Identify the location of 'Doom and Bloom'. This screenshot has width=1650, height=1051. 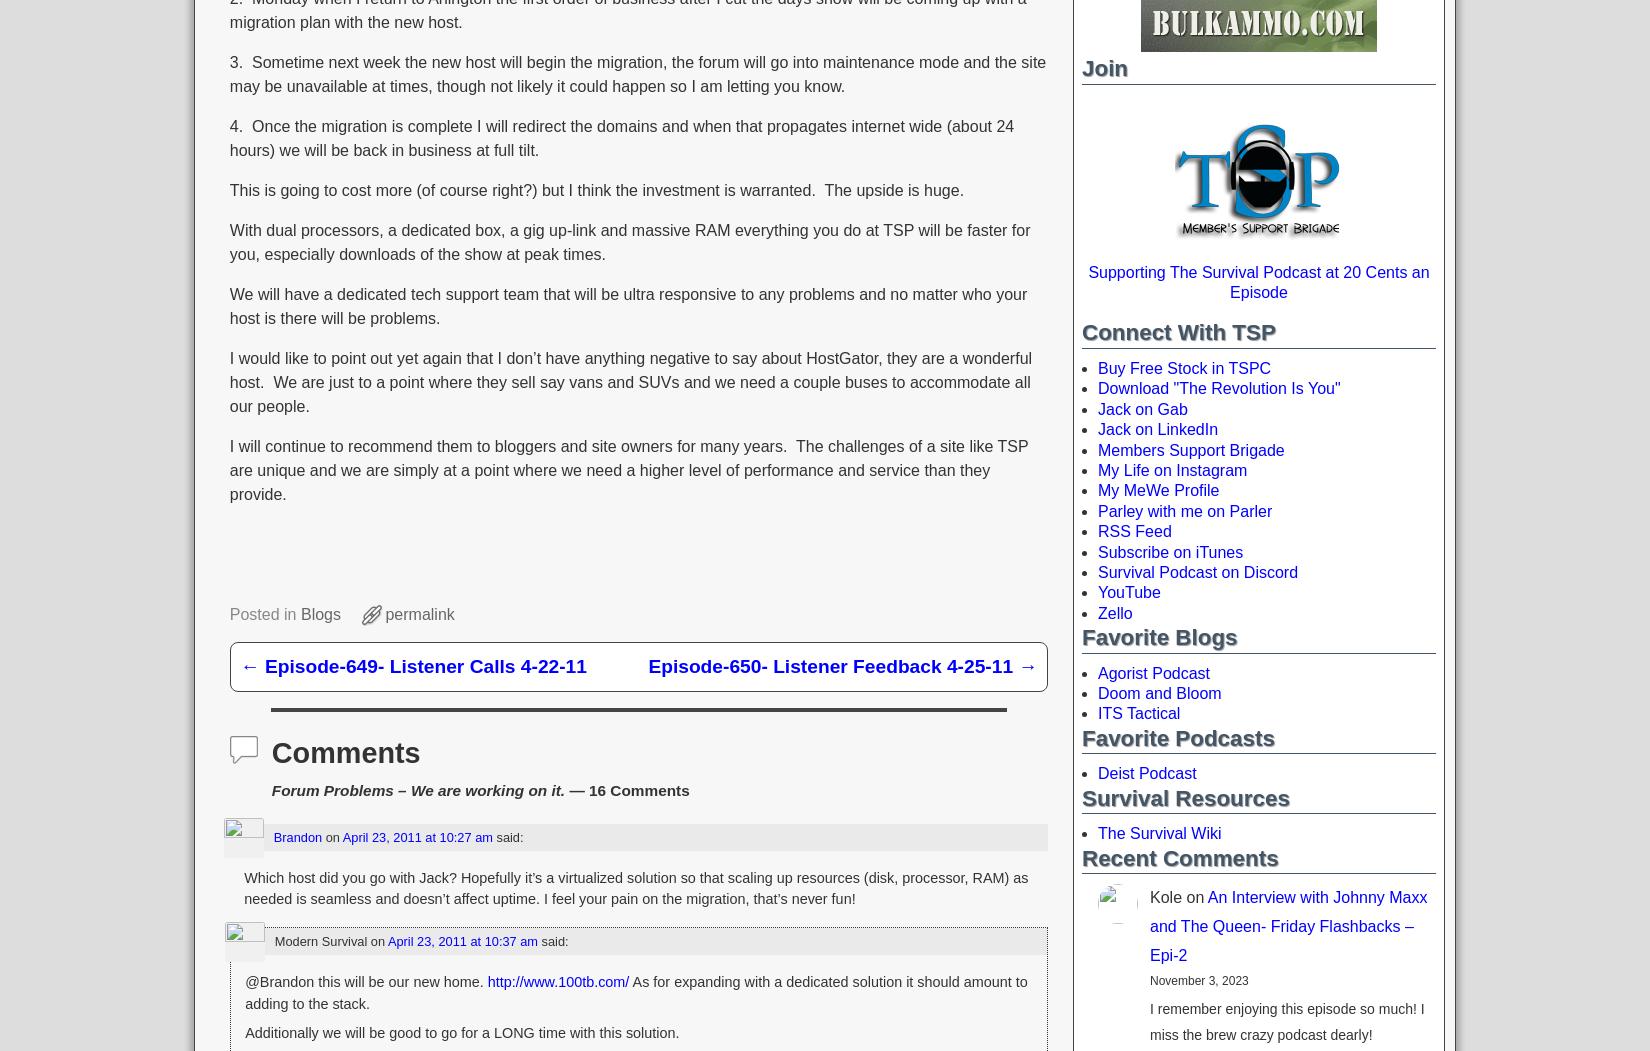
(1159, 692).